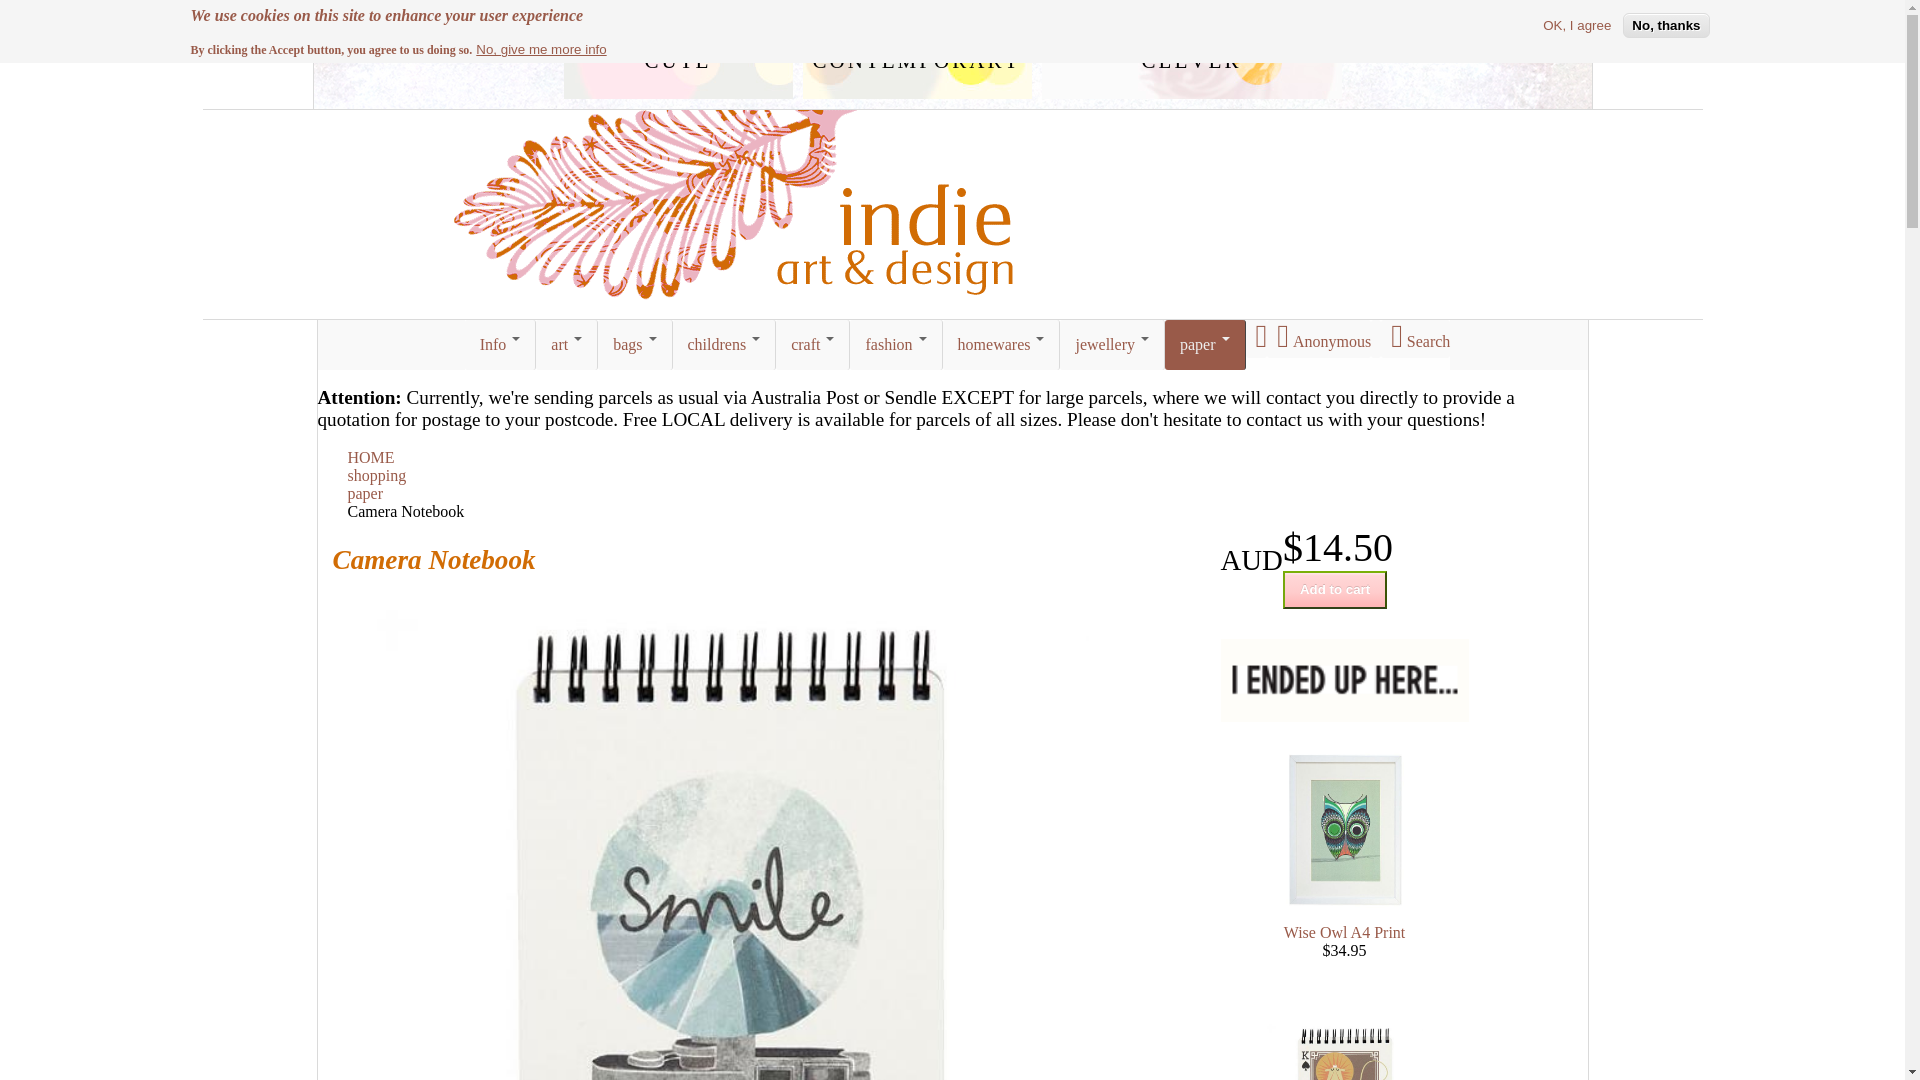 Image resolution: width=1920 pixels, height=1080 pixels. I want to click on 'Anonymous', so click(1319, 338).